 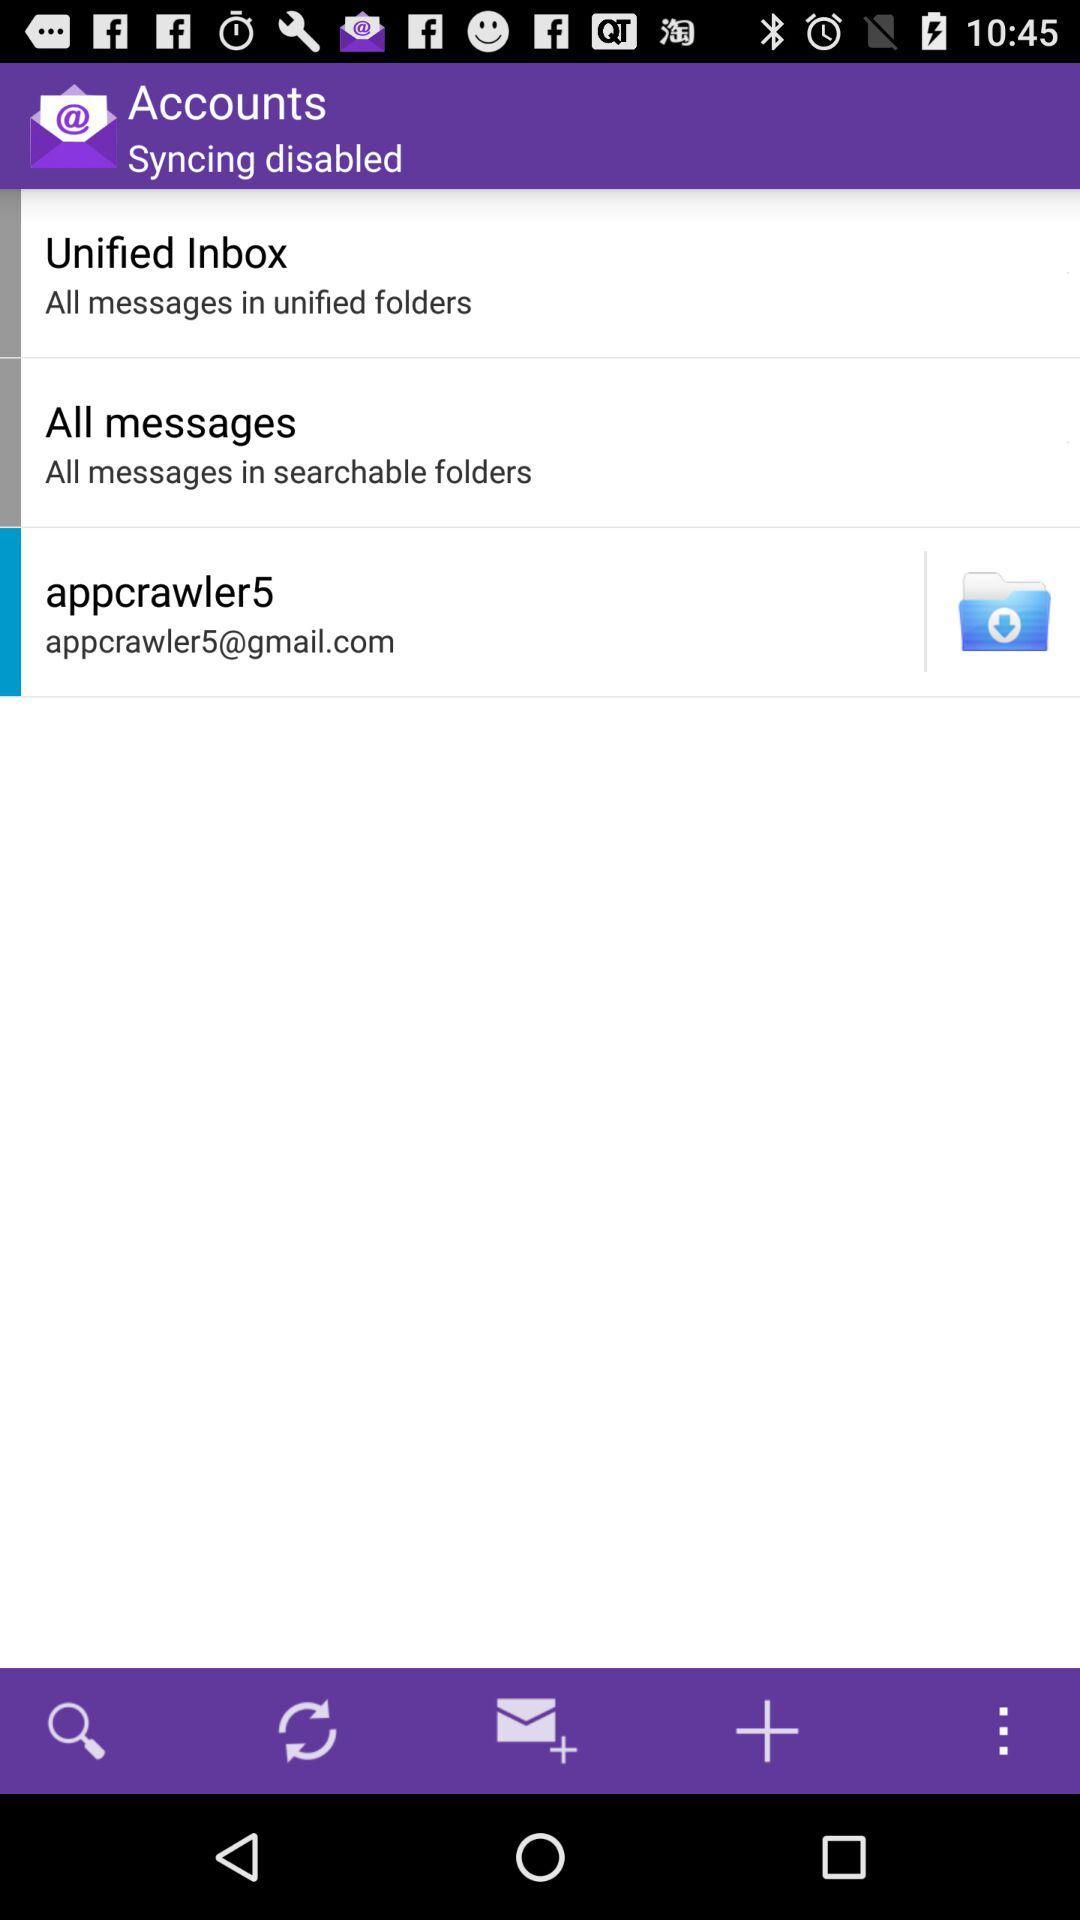 I want to click on download and save, so click(x=1004, y=610).